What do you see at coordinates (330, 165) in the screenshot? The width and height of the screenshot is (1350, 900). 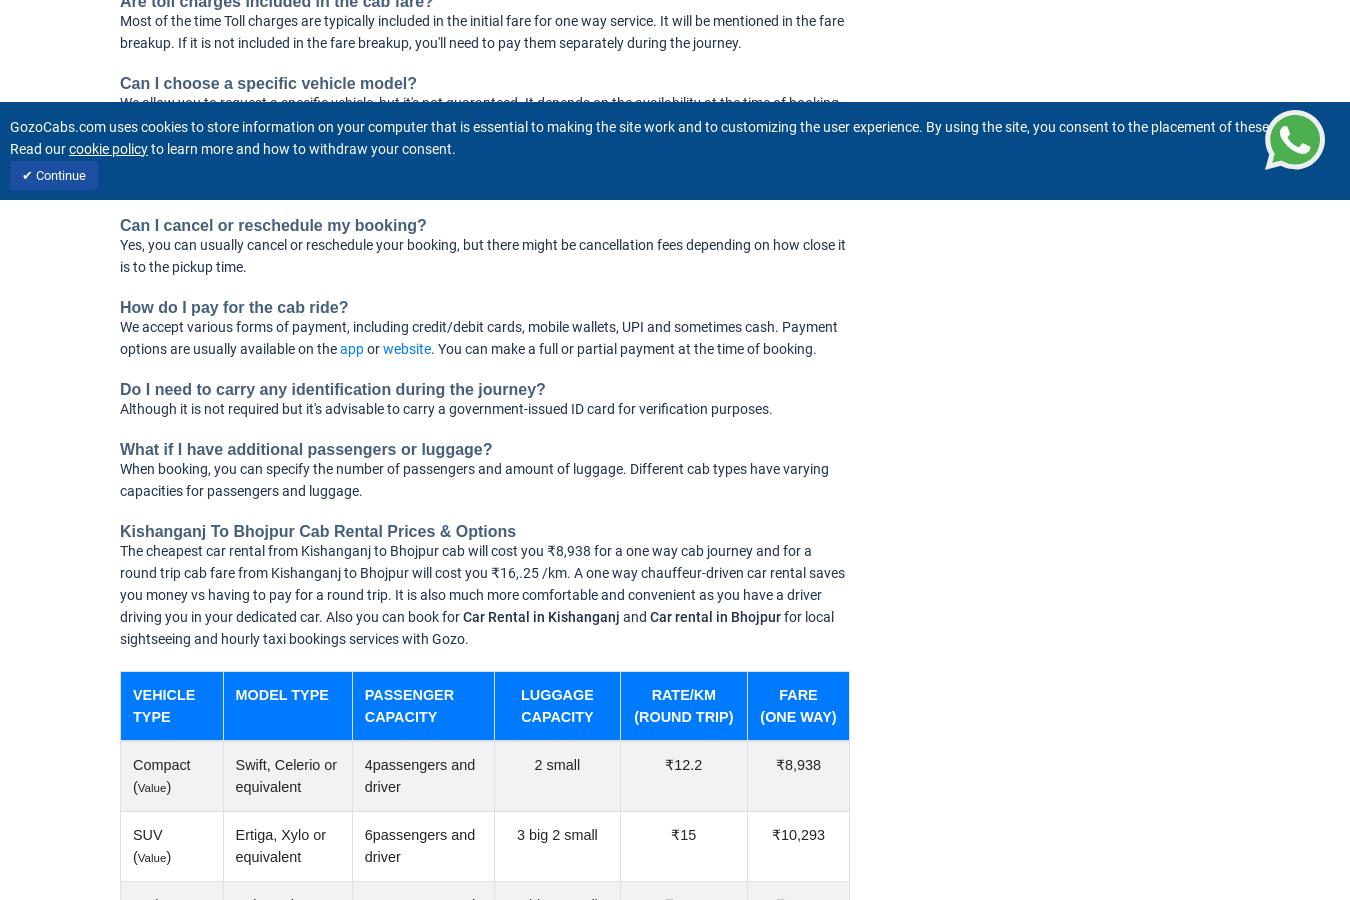 I see `'Is it safe to travel by cab, especially for long distances?'` at bounding box center [330, 165].